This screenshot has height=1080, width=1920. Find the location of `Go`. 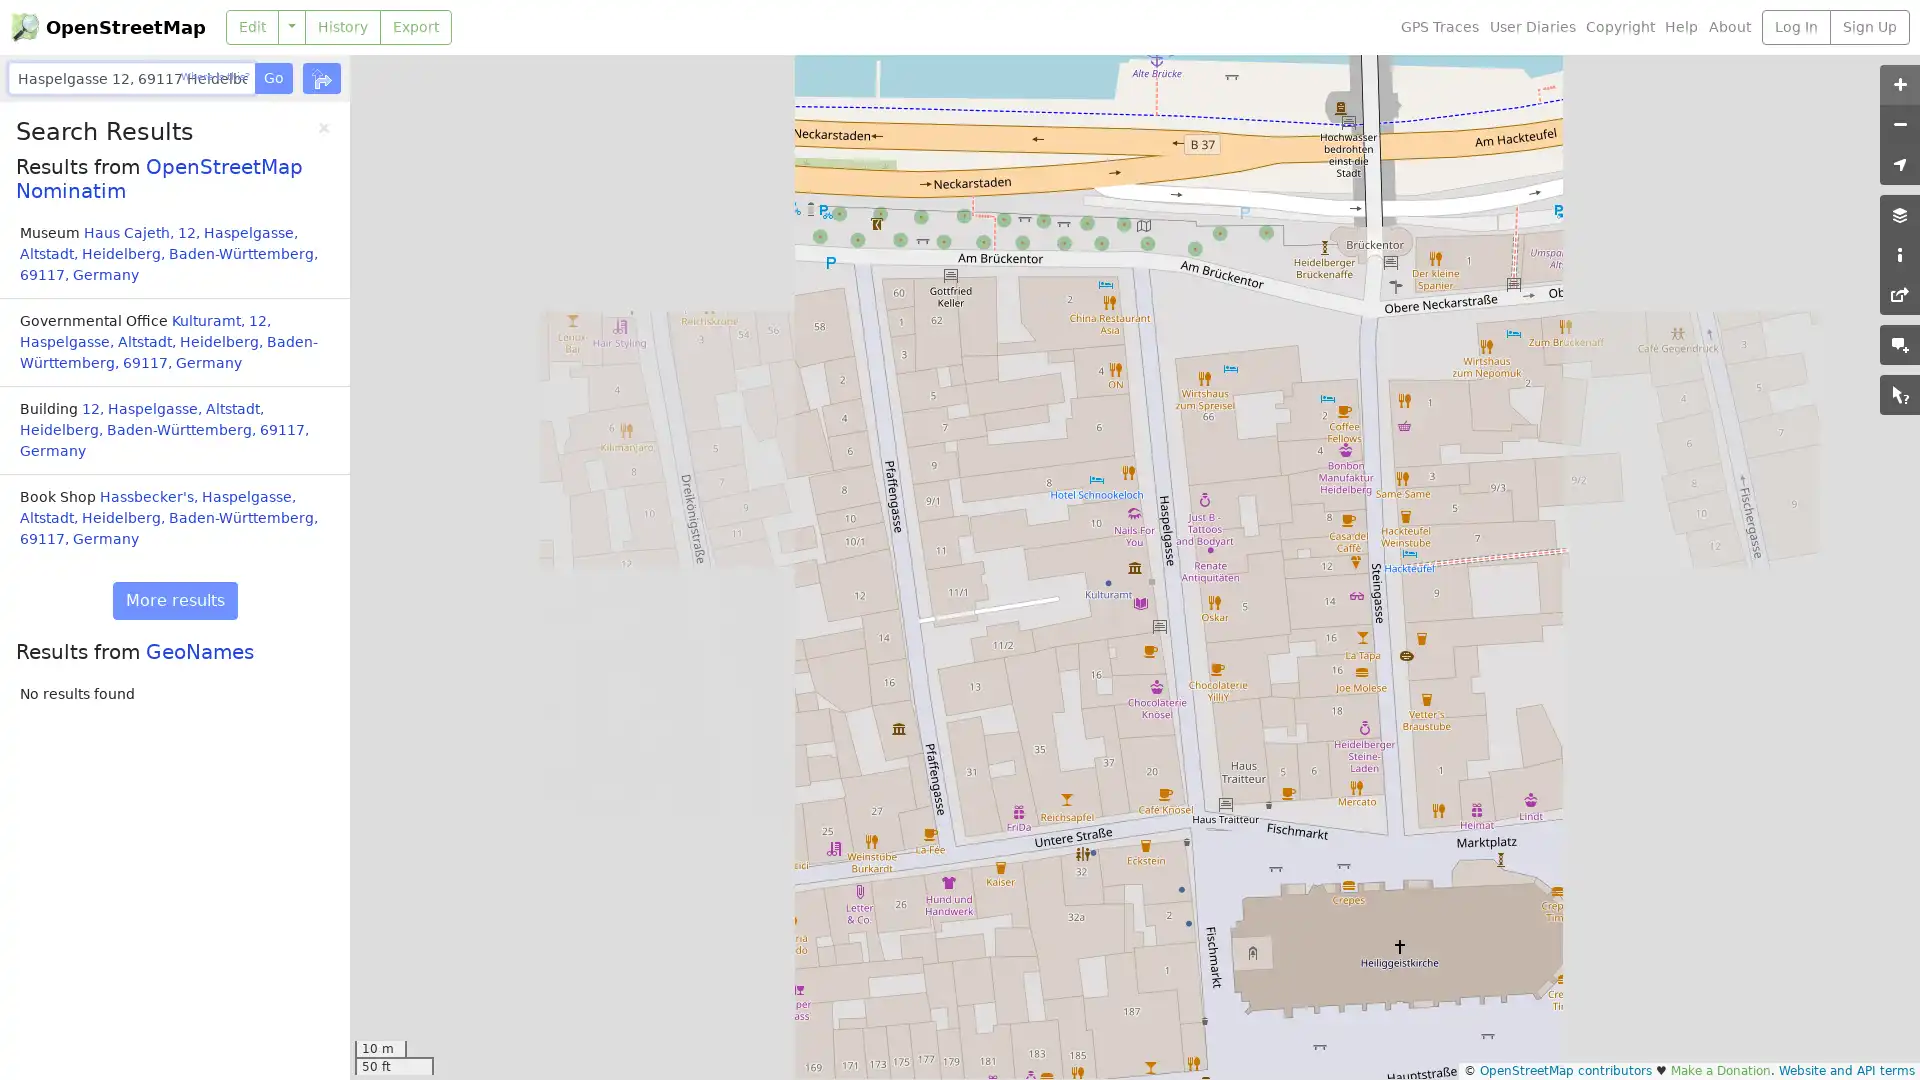

Go is located at coordinates (272, 77).